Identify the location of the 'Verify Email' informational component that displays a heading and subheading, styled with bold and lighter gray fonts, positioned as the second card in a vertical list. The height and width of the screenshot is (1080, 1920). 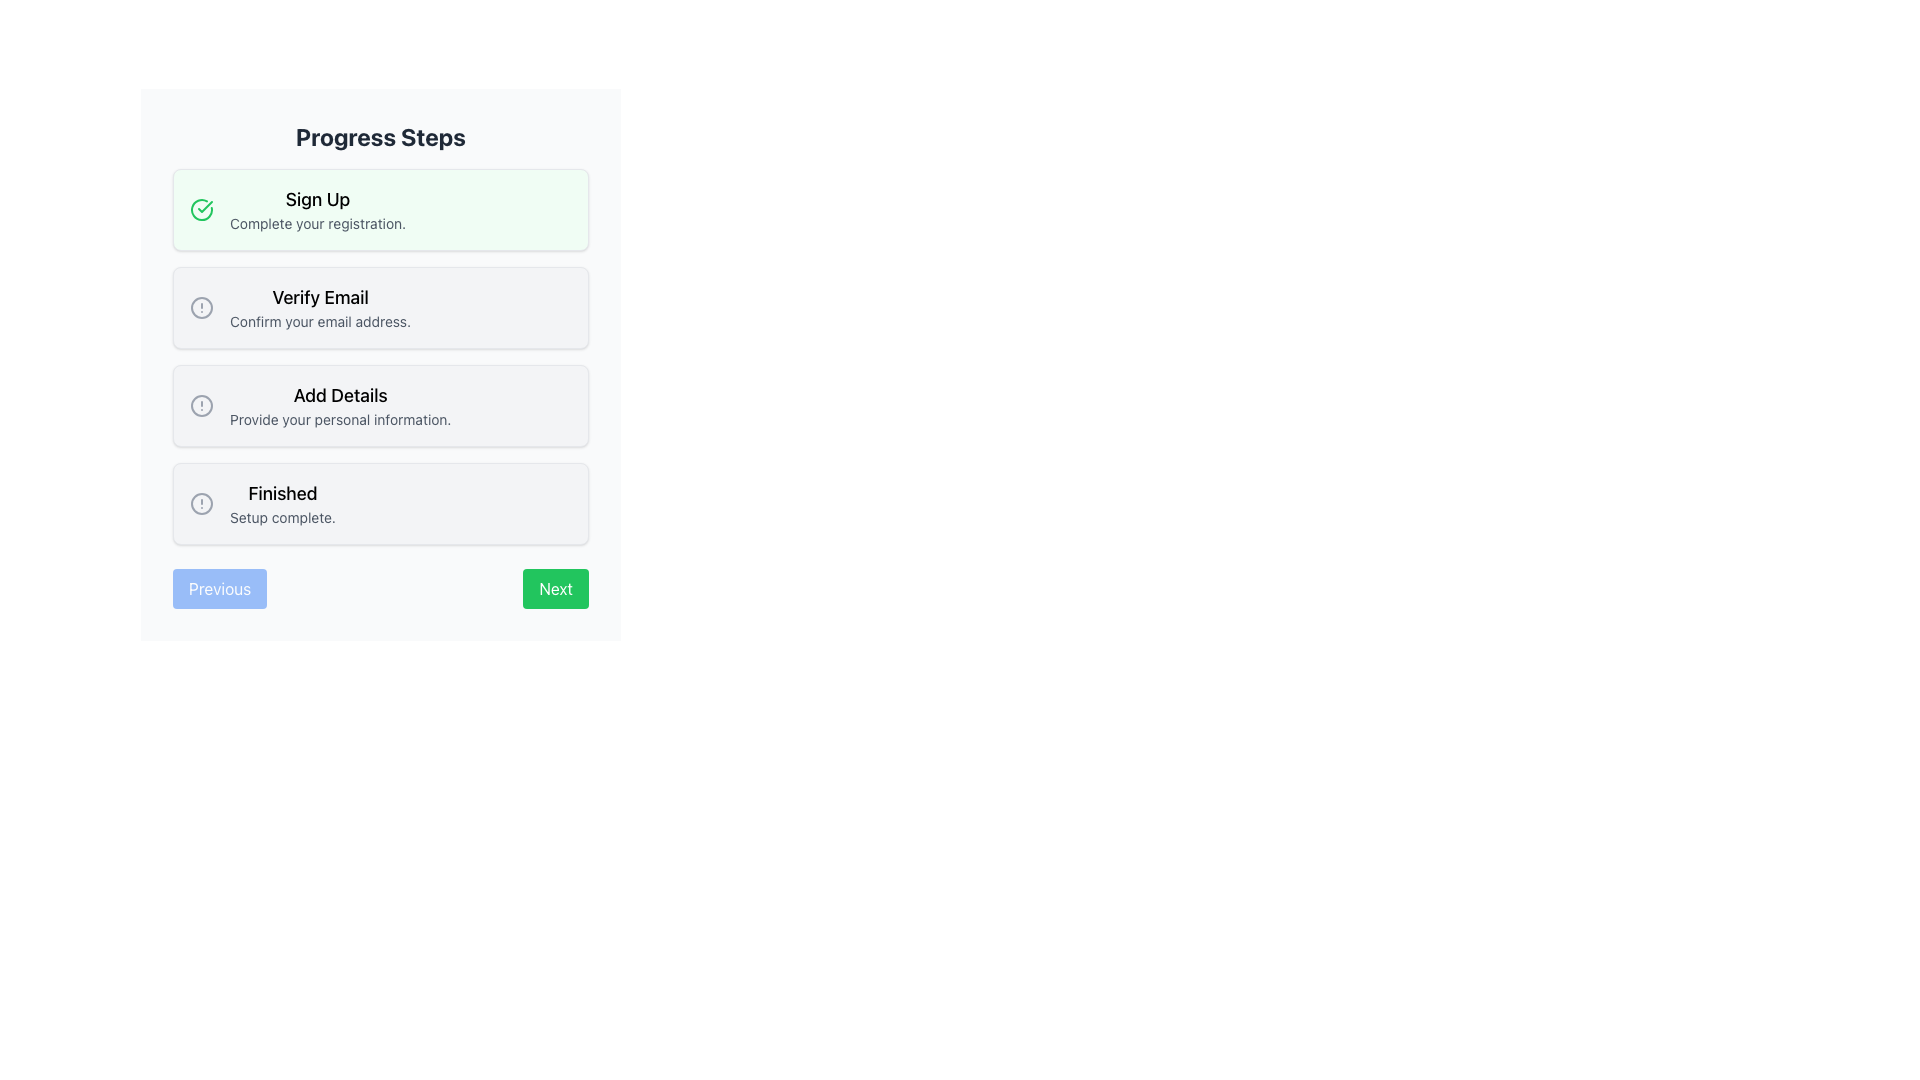
(320, 308).